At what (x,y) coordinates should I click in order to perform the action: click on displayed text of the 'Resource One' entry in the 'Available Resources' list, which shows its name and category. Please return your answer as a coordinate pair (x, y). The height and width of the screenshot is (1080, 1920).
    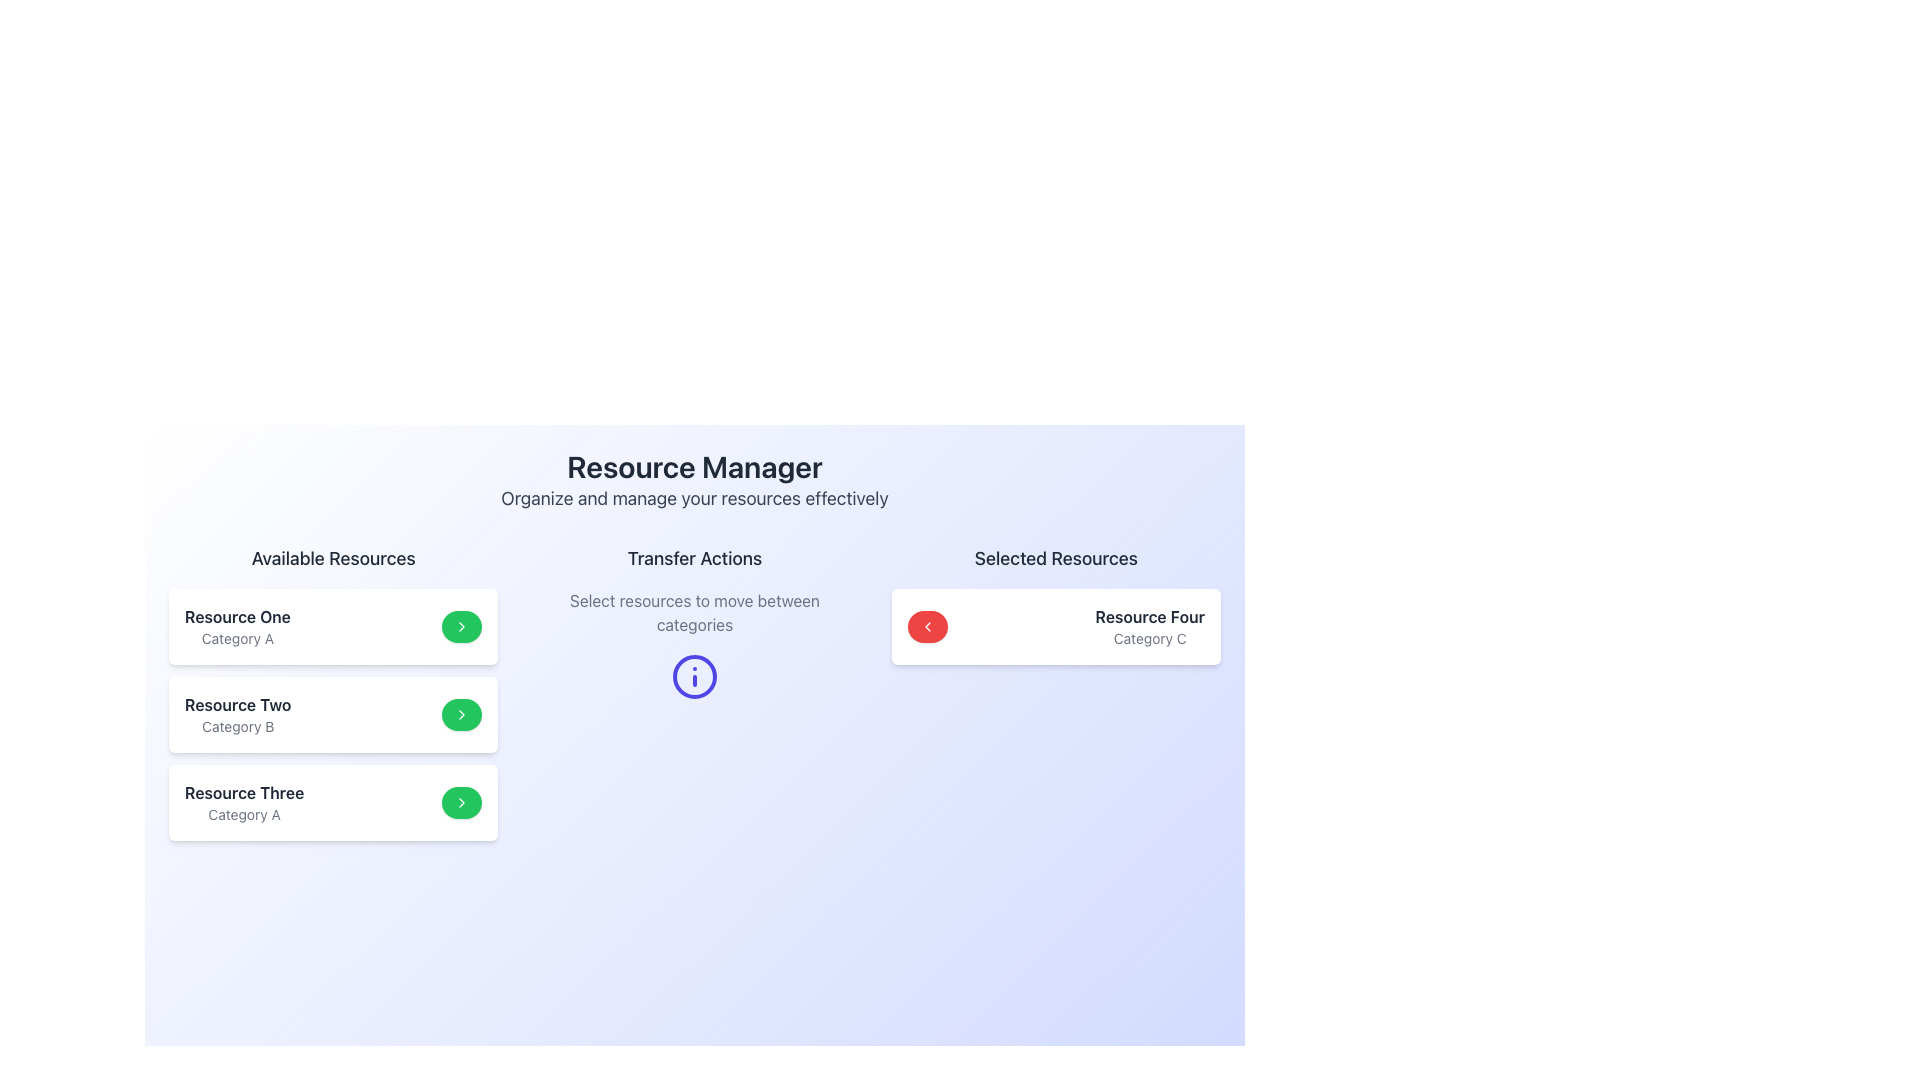
    Looking at the image, I should click on (237, 626).